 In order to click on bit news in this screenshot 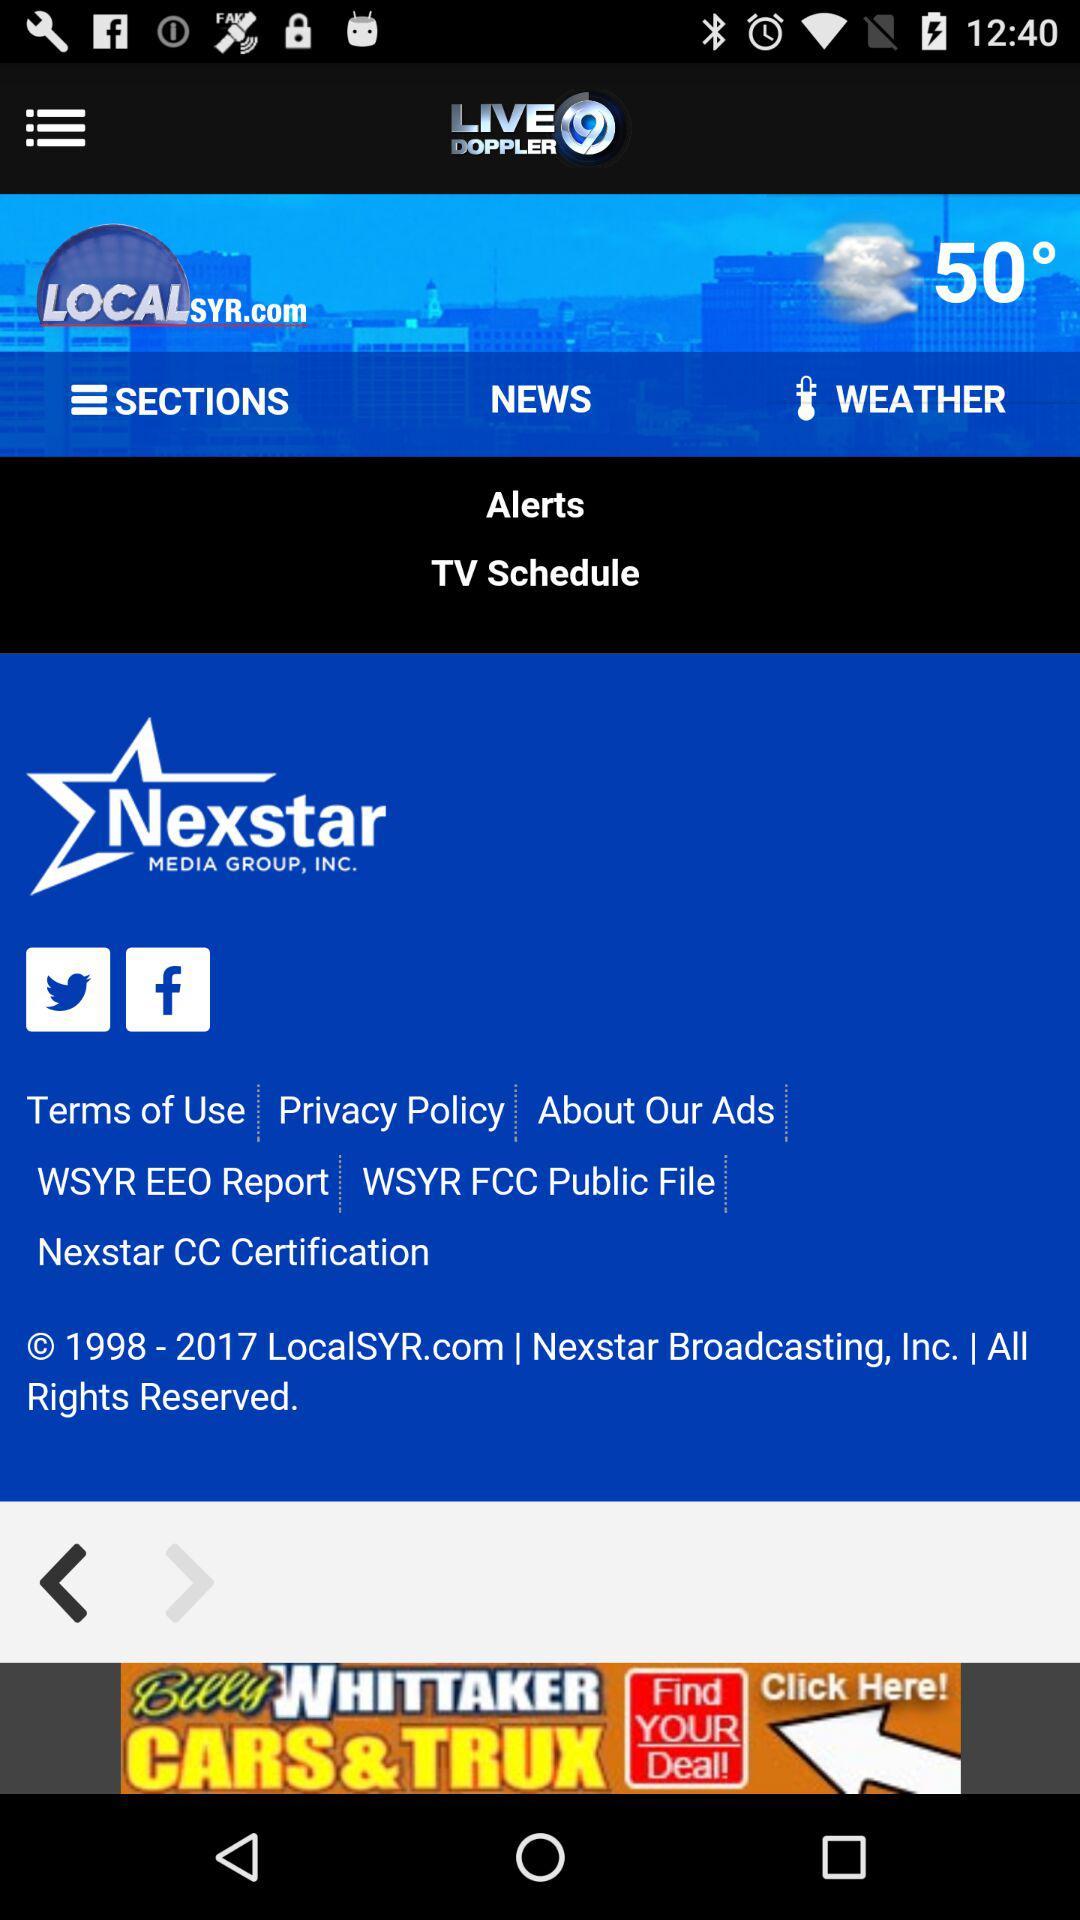, I will do `click(540, 1727)`.